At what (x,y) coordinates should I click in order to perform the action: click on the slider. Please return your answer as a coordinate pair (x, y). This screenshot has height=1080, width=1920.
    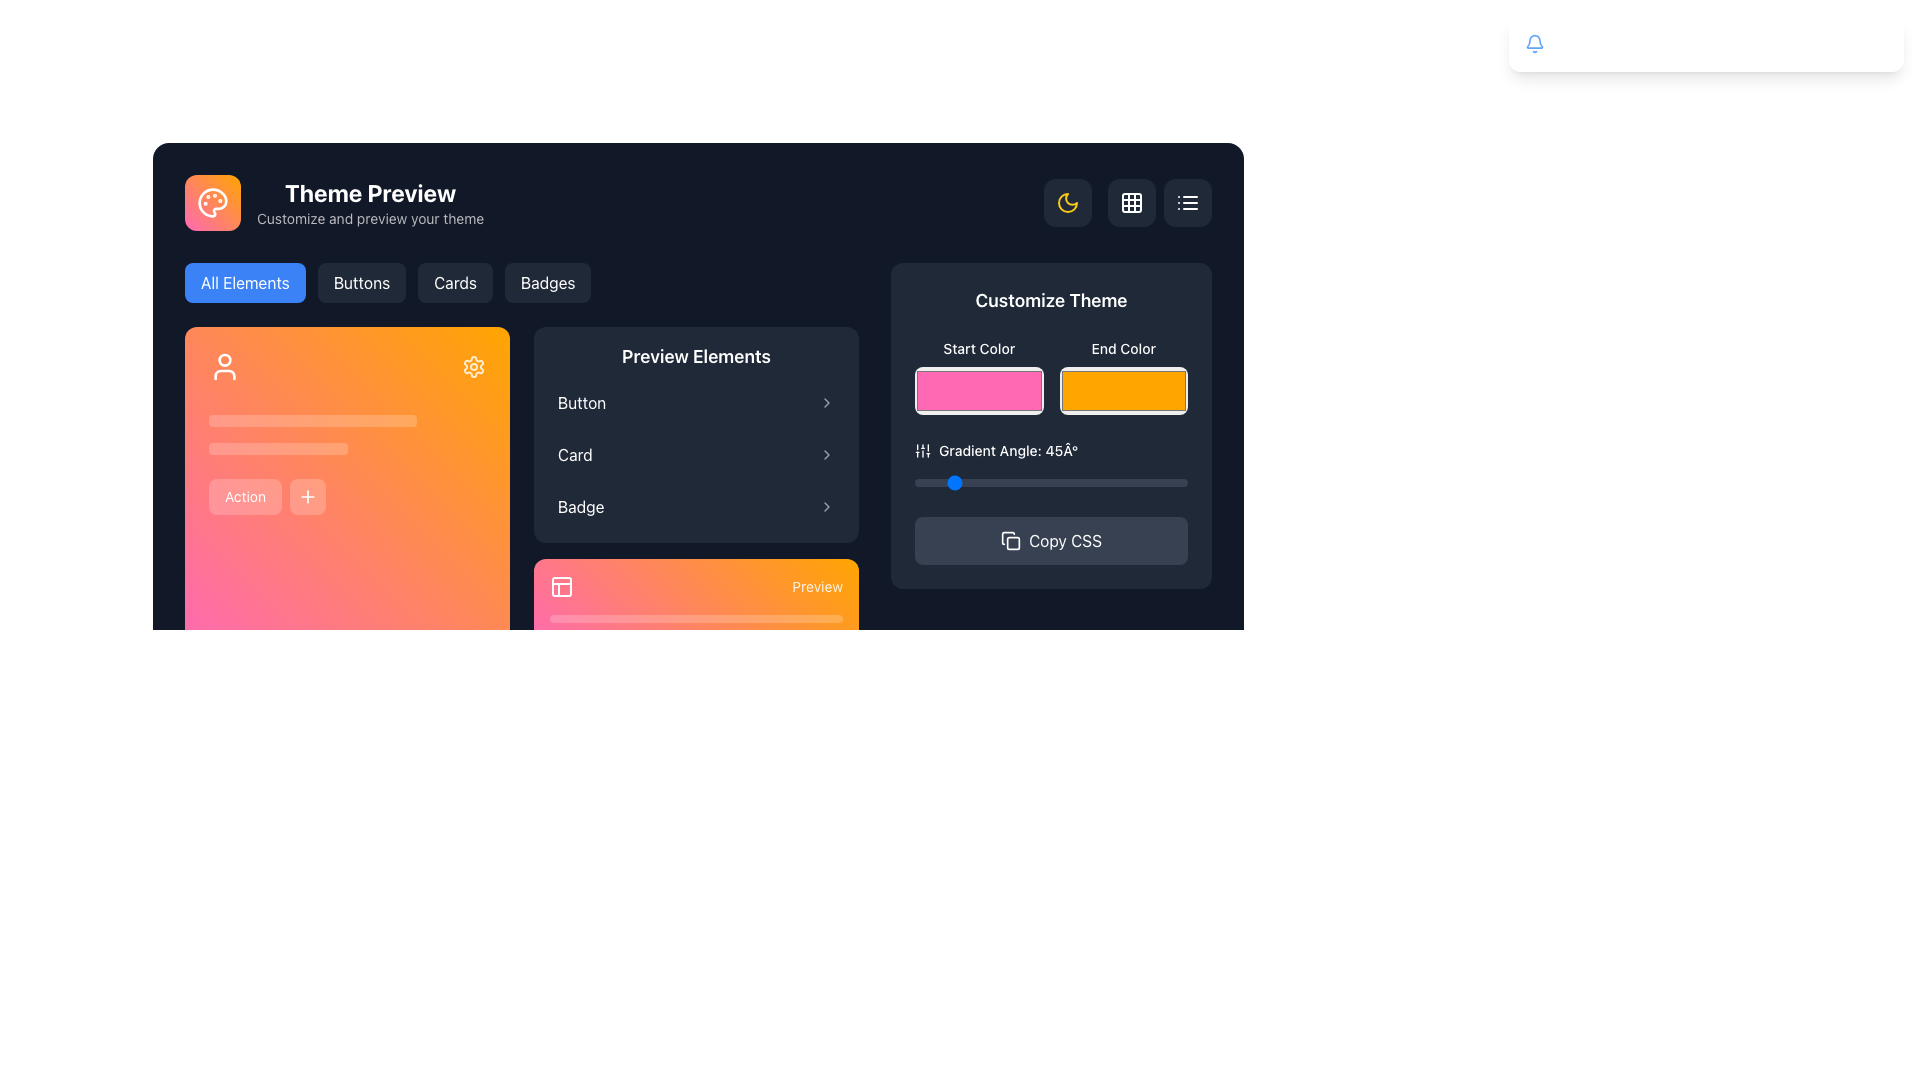
    Looking at the image, I should click on (251, 419).